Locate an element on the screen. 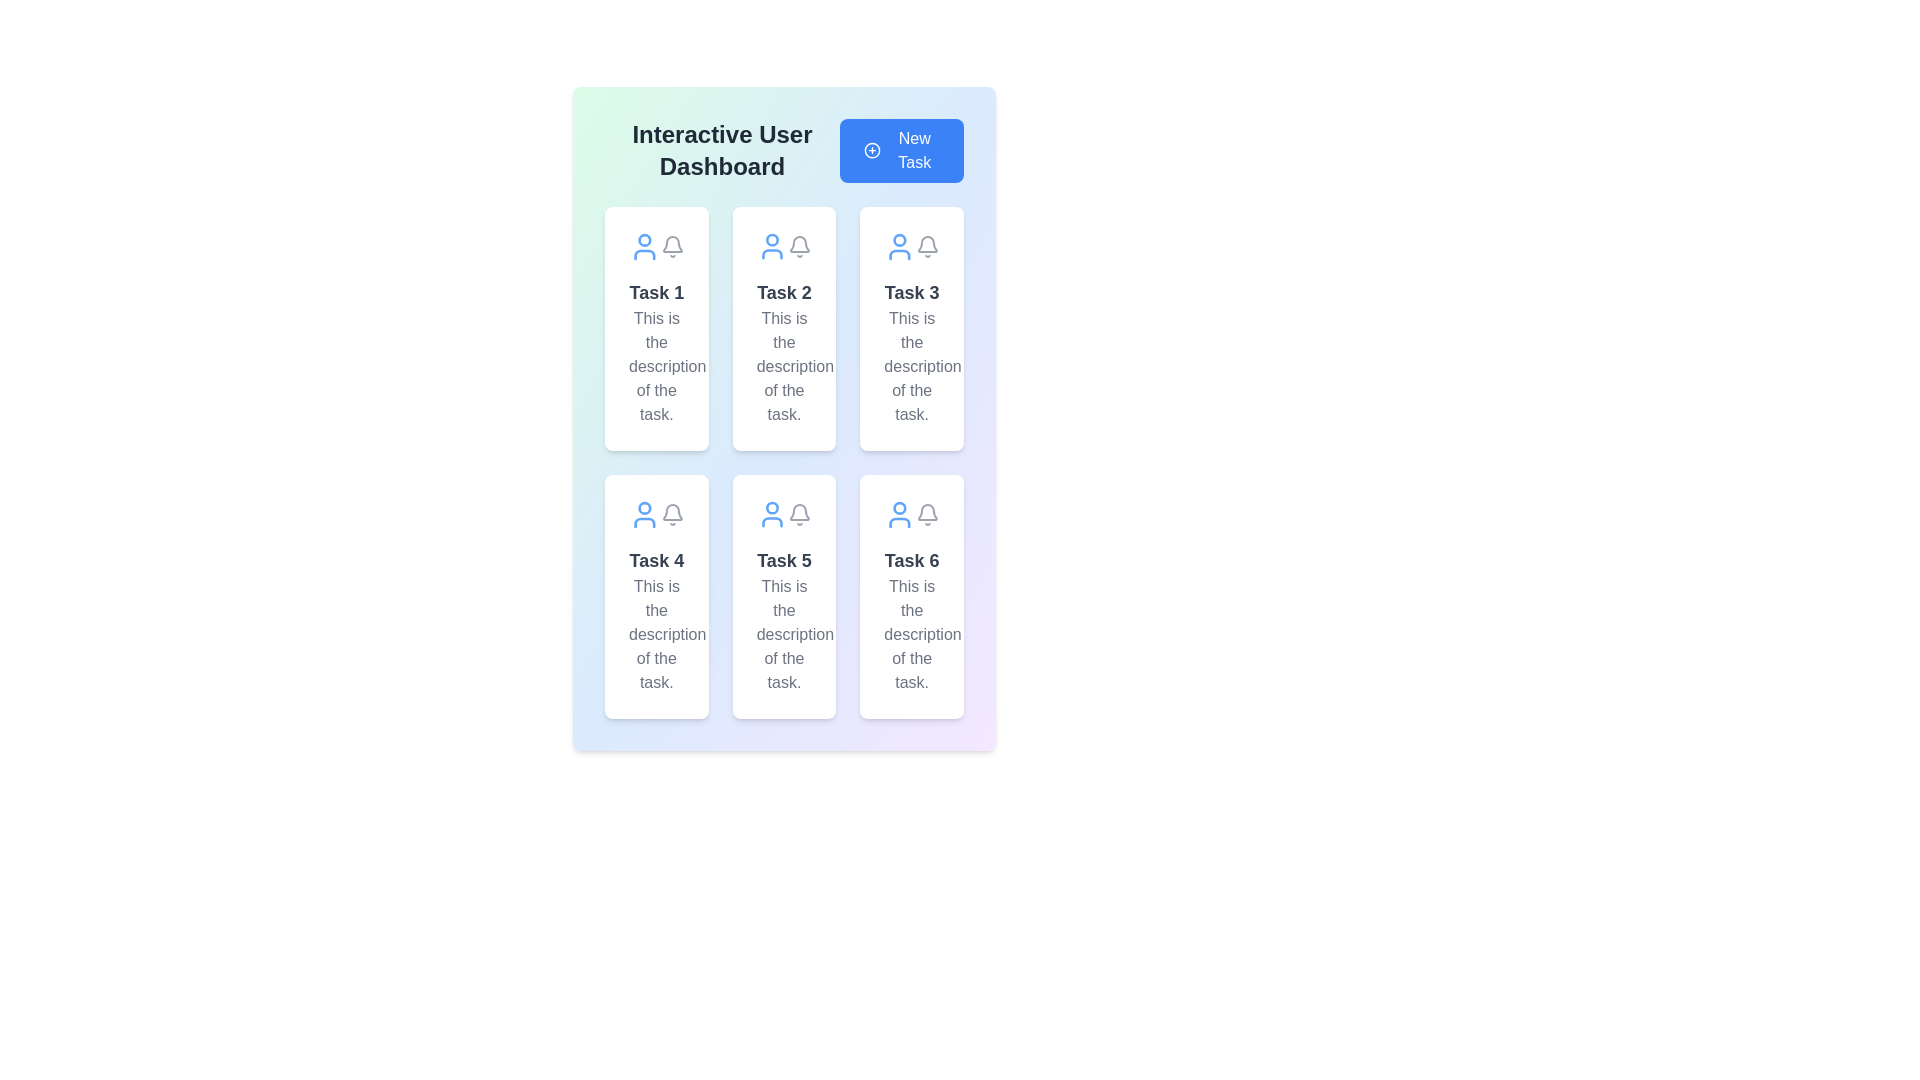 The image size is (1920, 1080). the Decorative icon group located in the top-left corner of the 'Task 1' card on the dashboard to visually convey user-related information and notifications is located at coordinates (656, 245).